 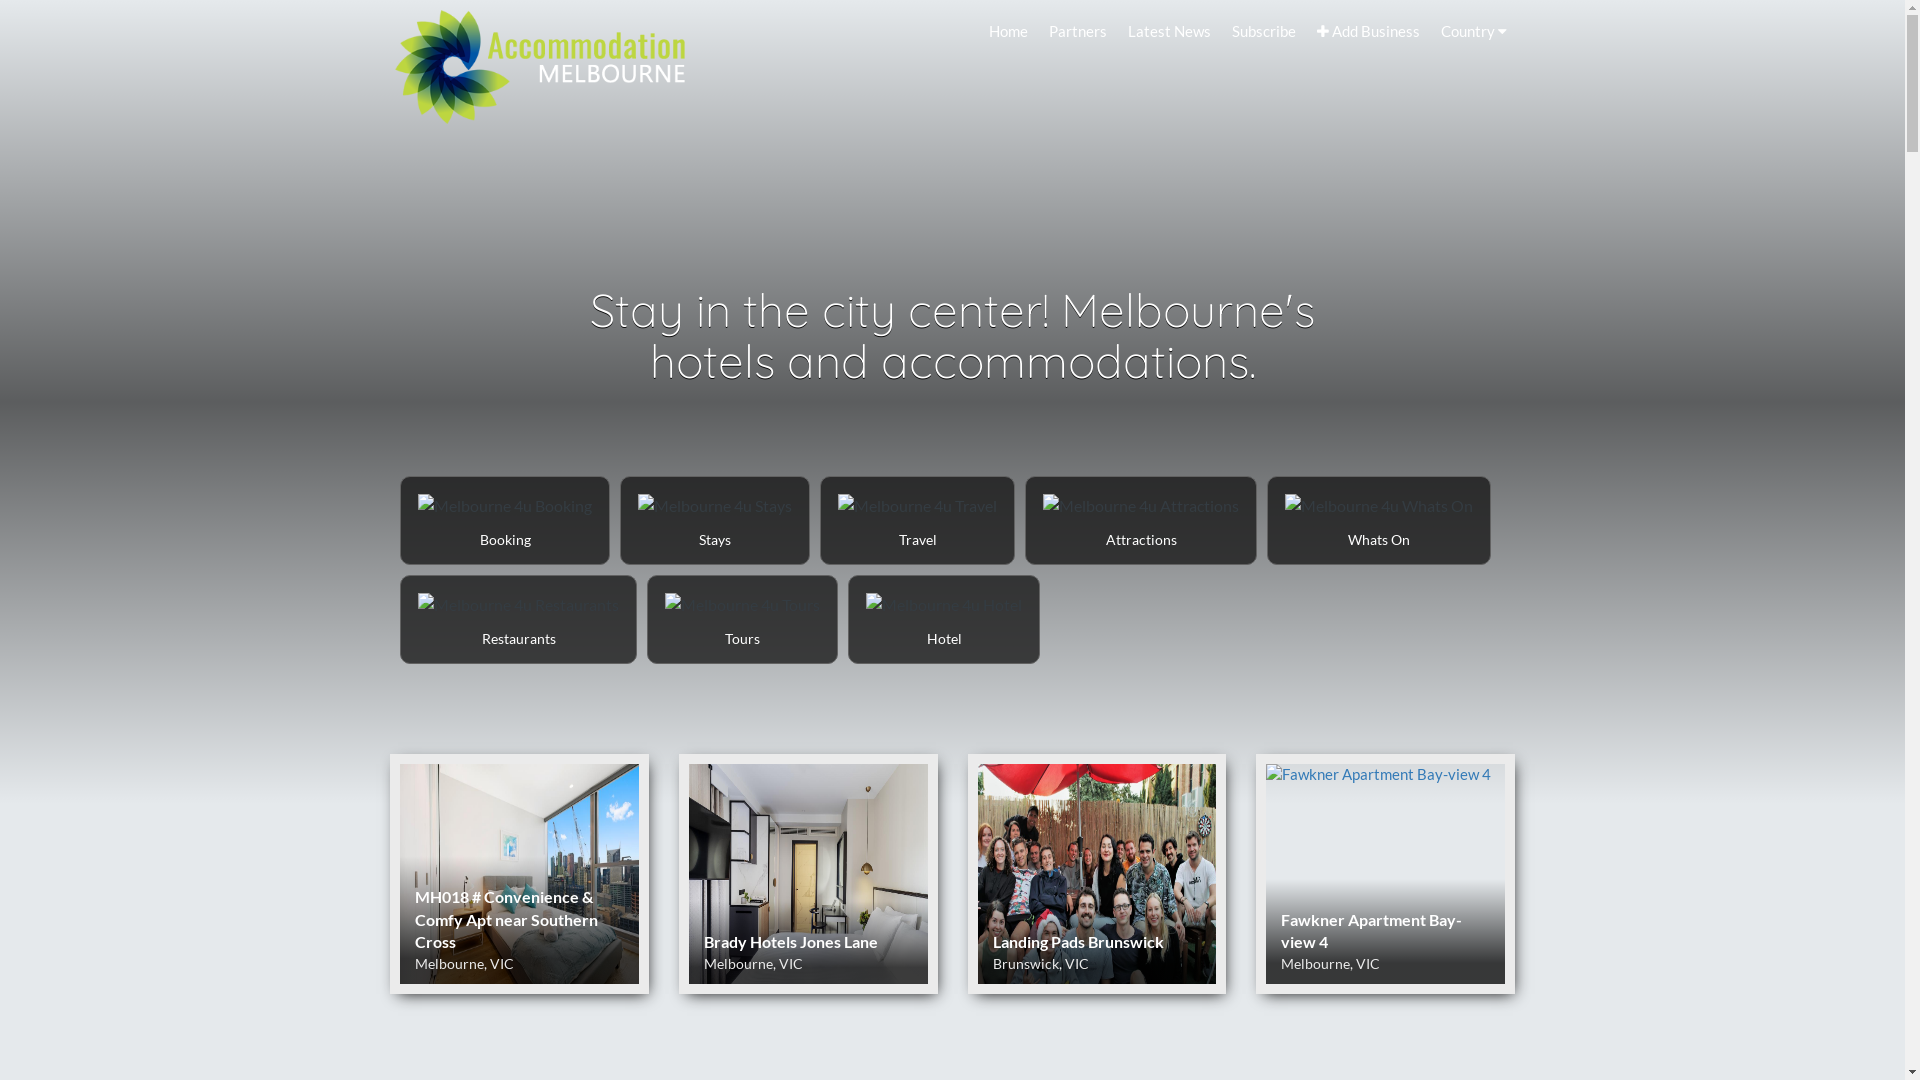 What do you see at coordinates (1432, 30) in the screenshot?
I see `'Country'` at bounding box center [1432, 30].